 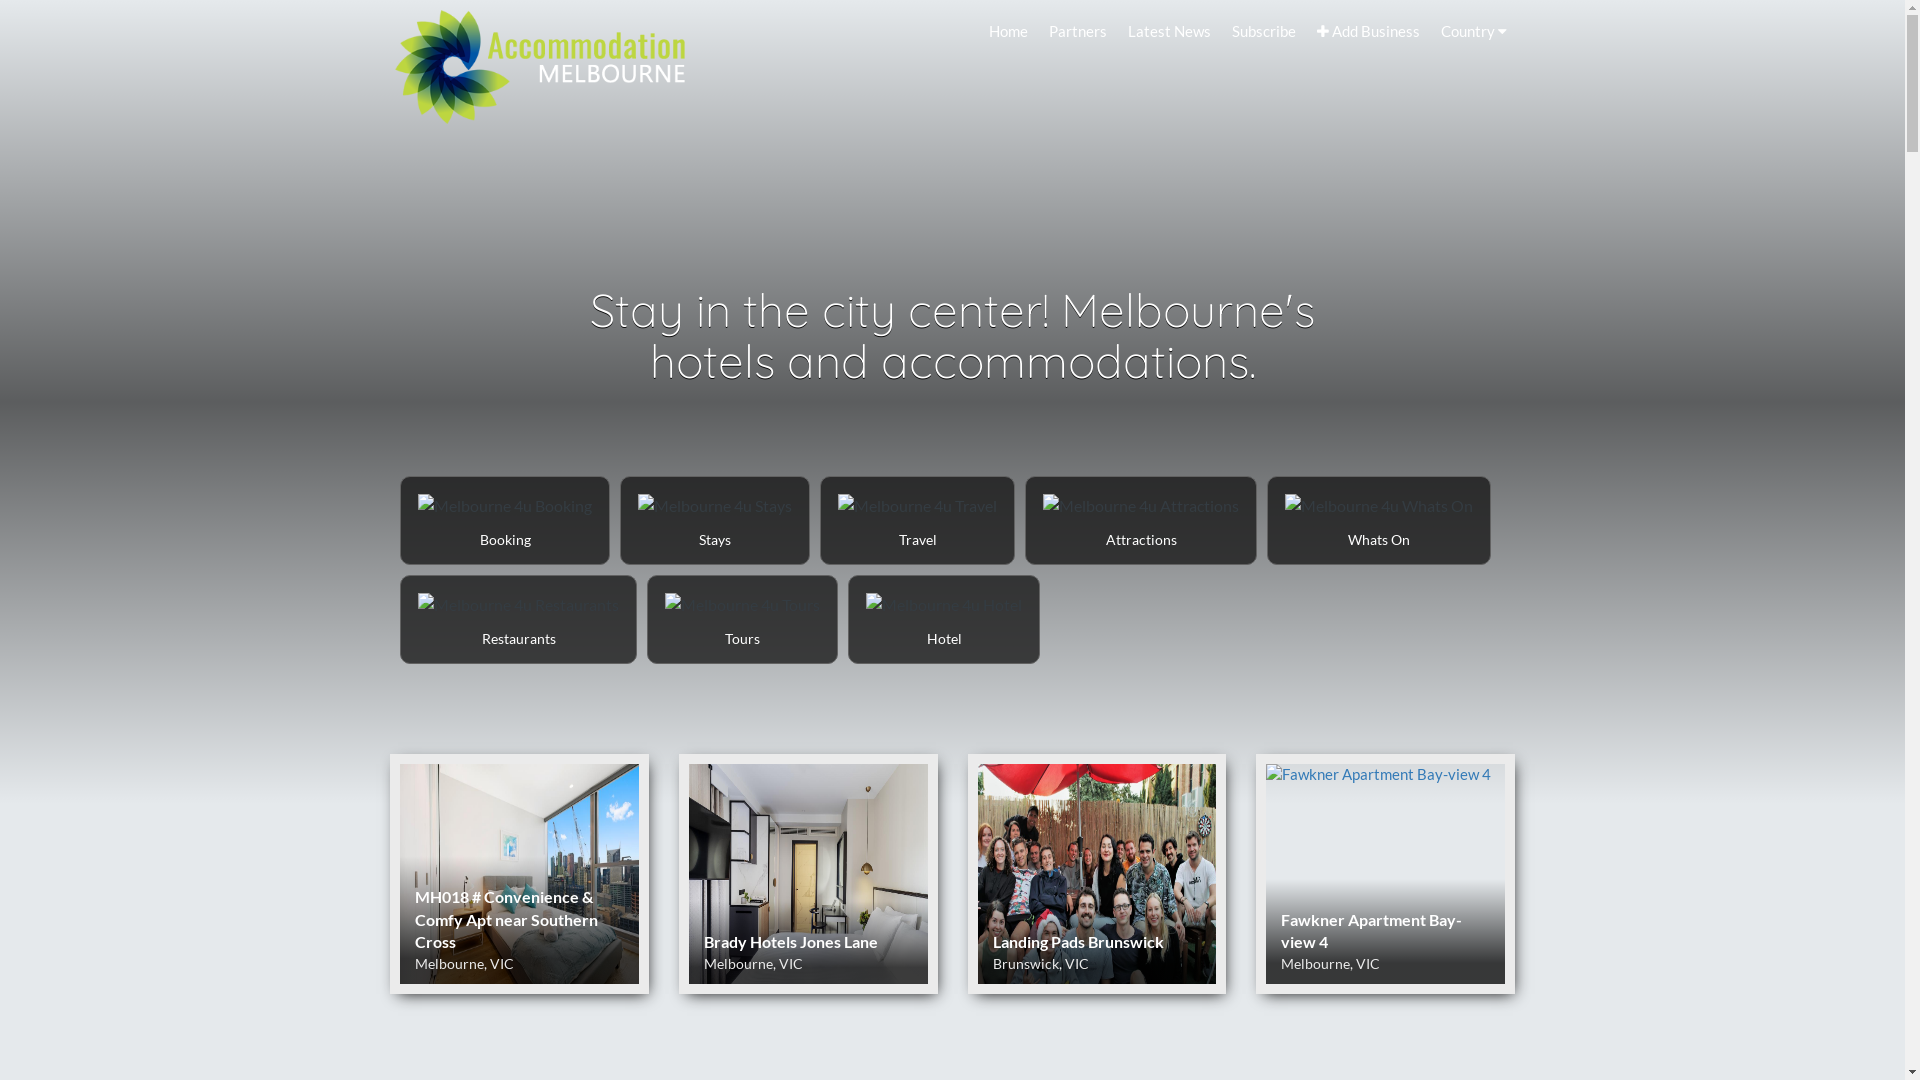 What do you see at coordinates (1432, 30) in the screenshot?
I see `'Country'` at bounding box center [1432, 30].